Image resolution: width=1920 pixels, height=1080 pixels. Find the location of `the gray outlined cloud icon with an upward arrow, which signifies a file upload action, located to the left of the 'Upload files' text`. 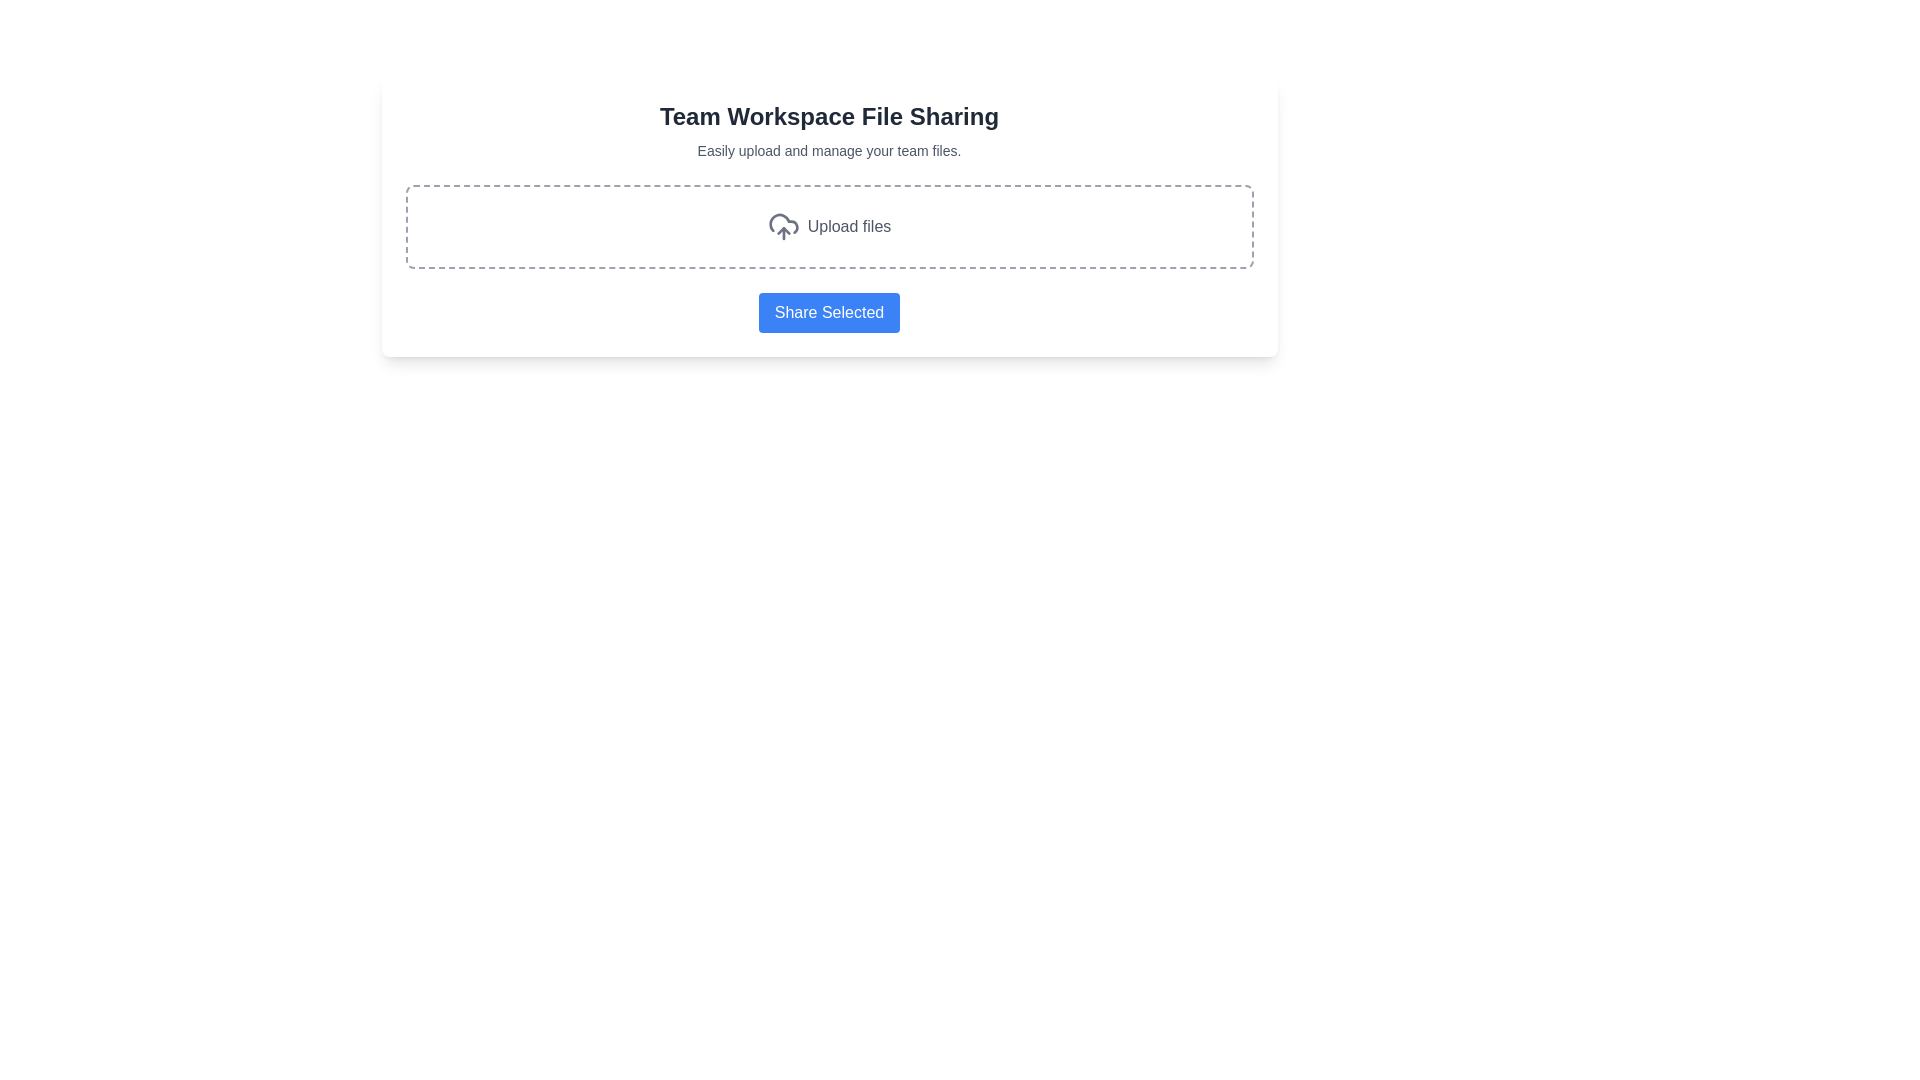

the gray outlined cloud icon with an upward arrow, which signifies a file upload action, located to the left of the 'Upload files' text is located at coordinates (782, 226).